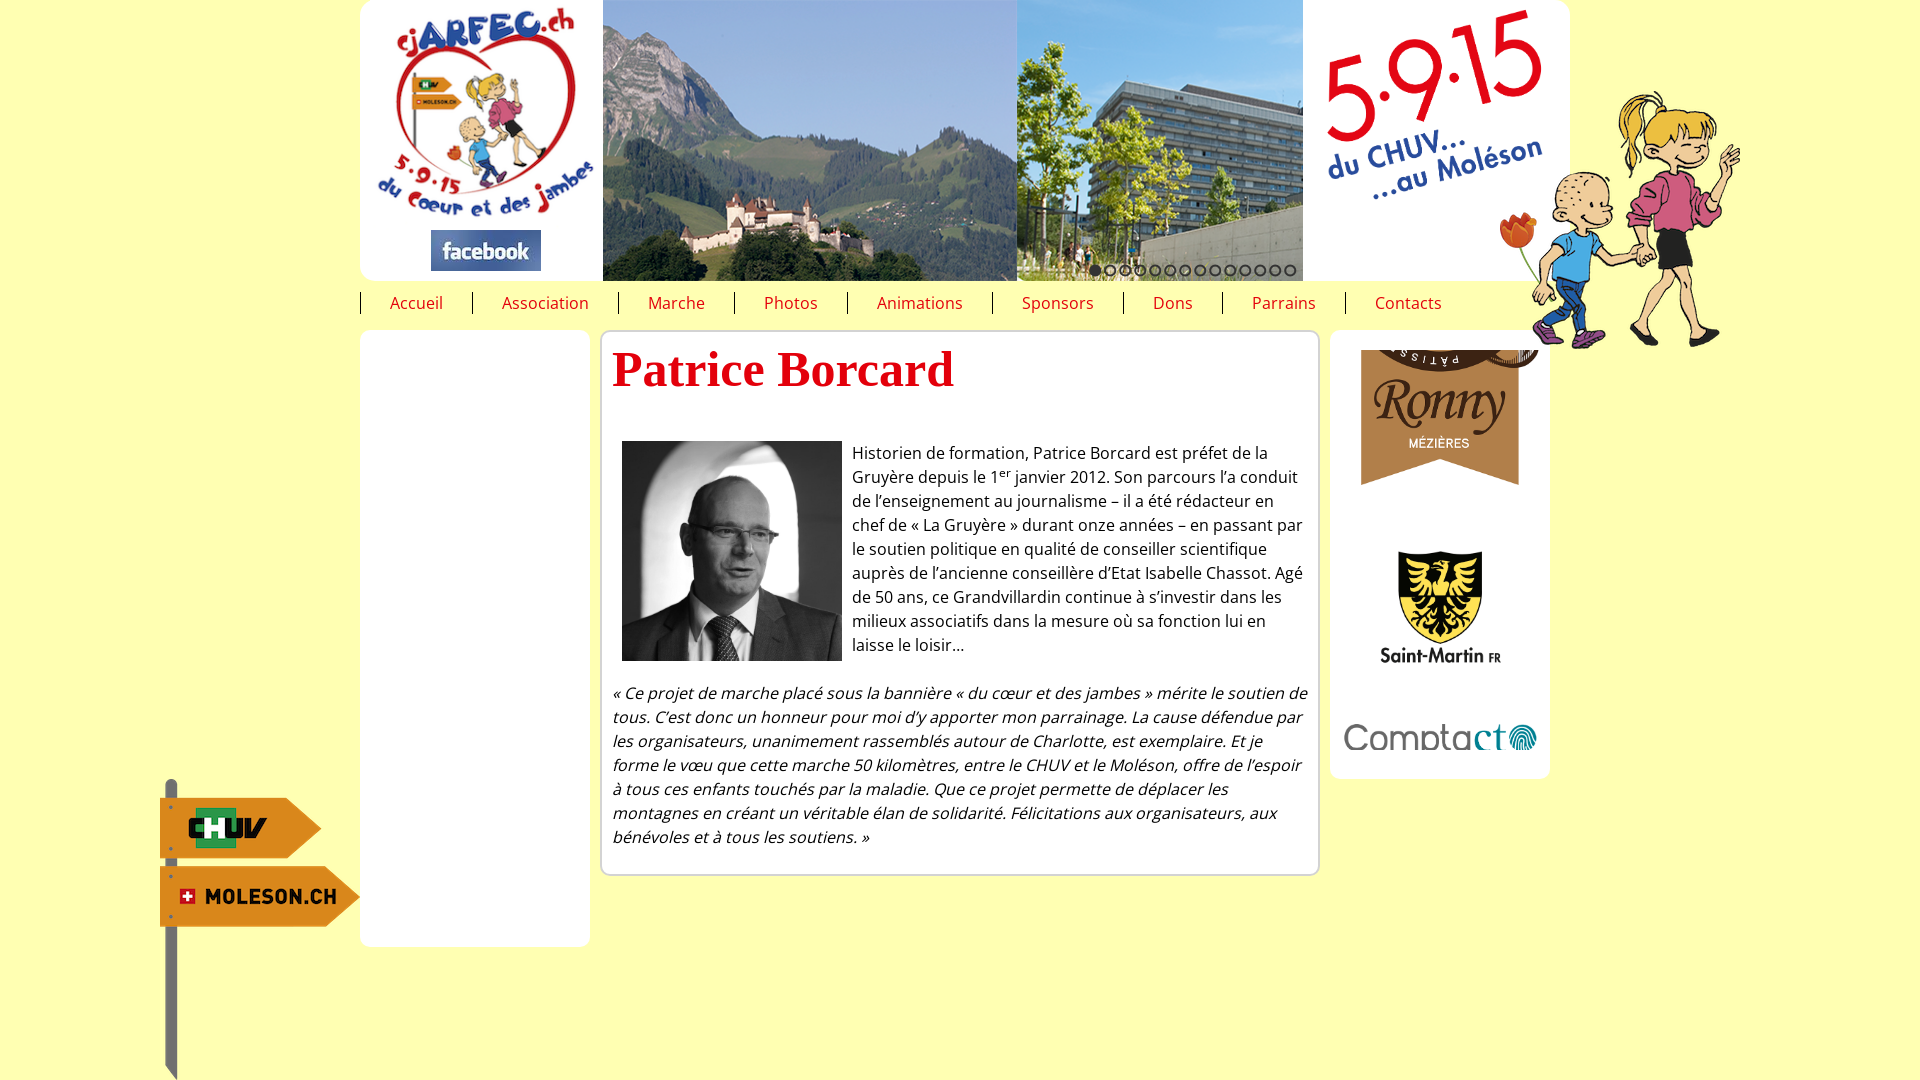 The height and width of the screenshot is (1080, 1920). What do you see at coordinates (1125, 270) in the screenshot?
I see `'3'` at bounding box center [1125, 270].